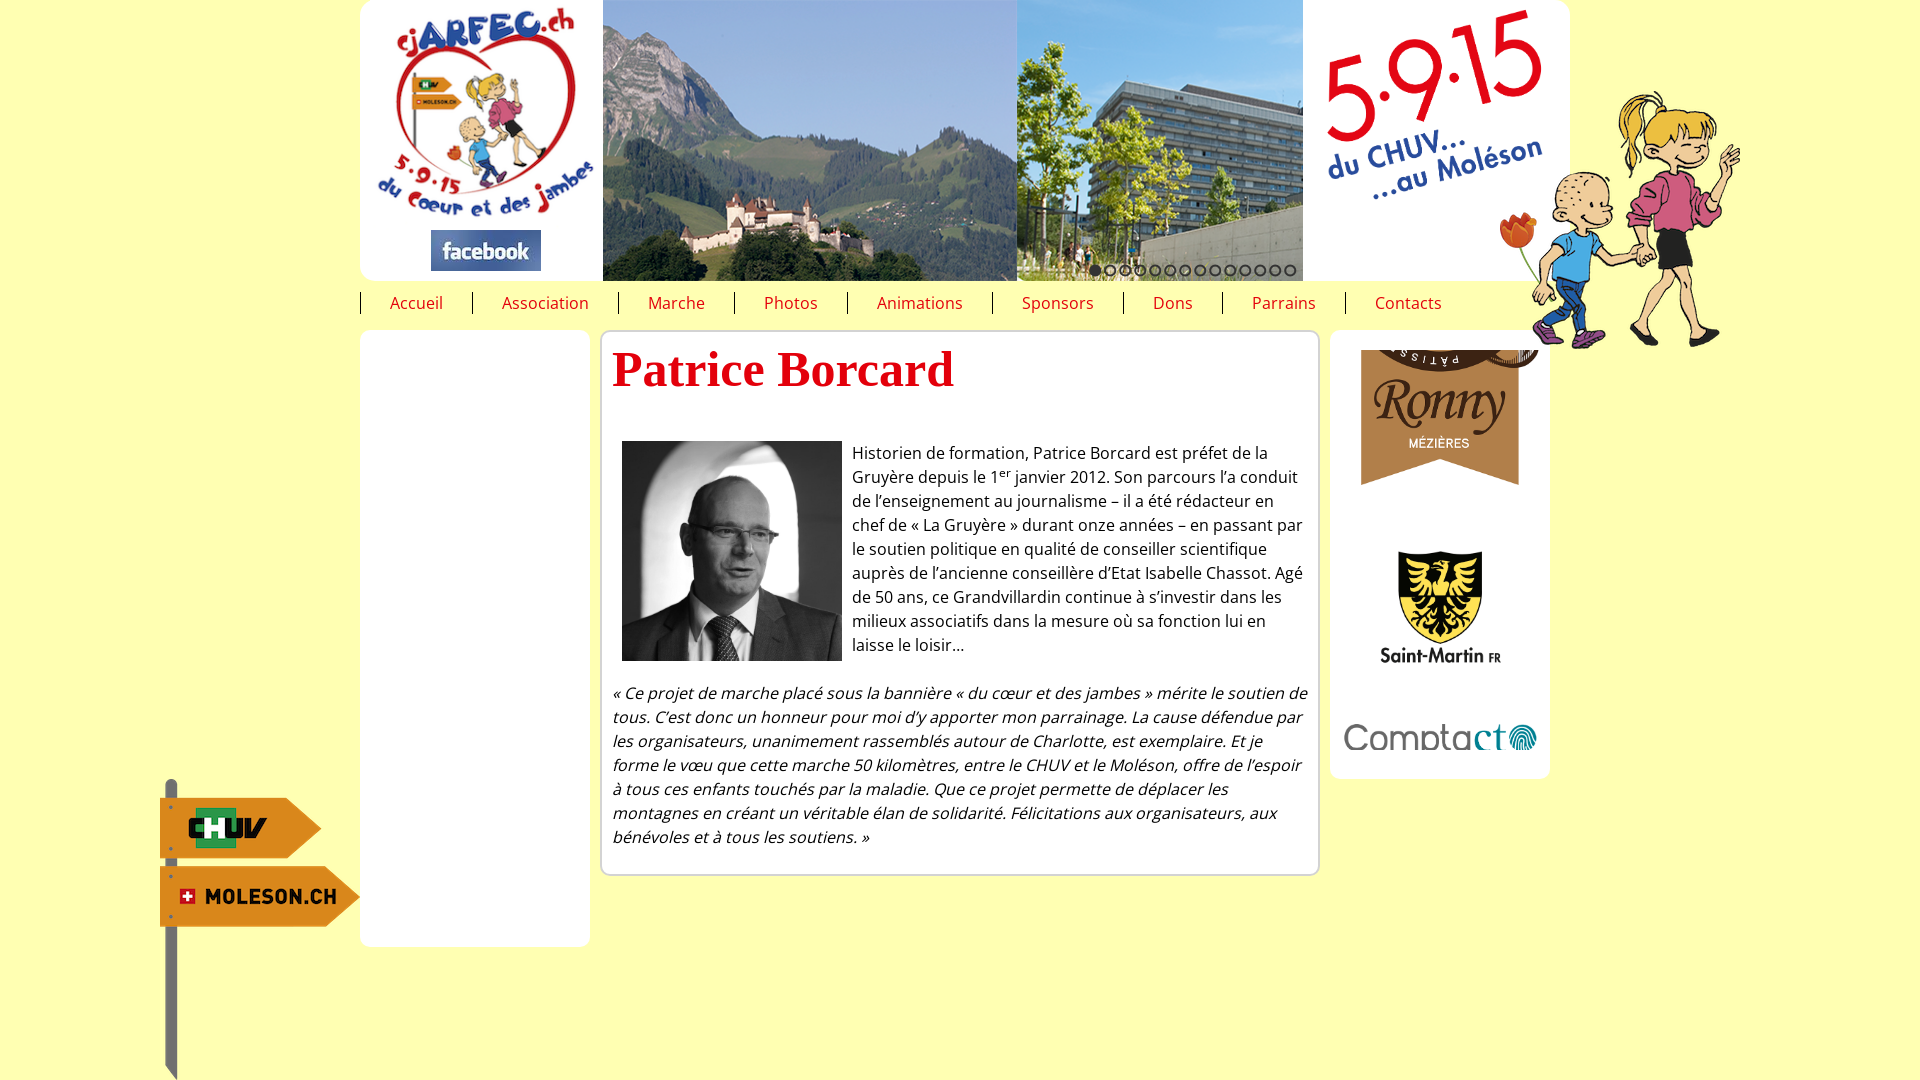 The height and width of the screenshot is (1080, 1920). What do you see at coordinates (1125, 270) in the screenshot?
I see `'3'` at bounding box center [1125, 270].